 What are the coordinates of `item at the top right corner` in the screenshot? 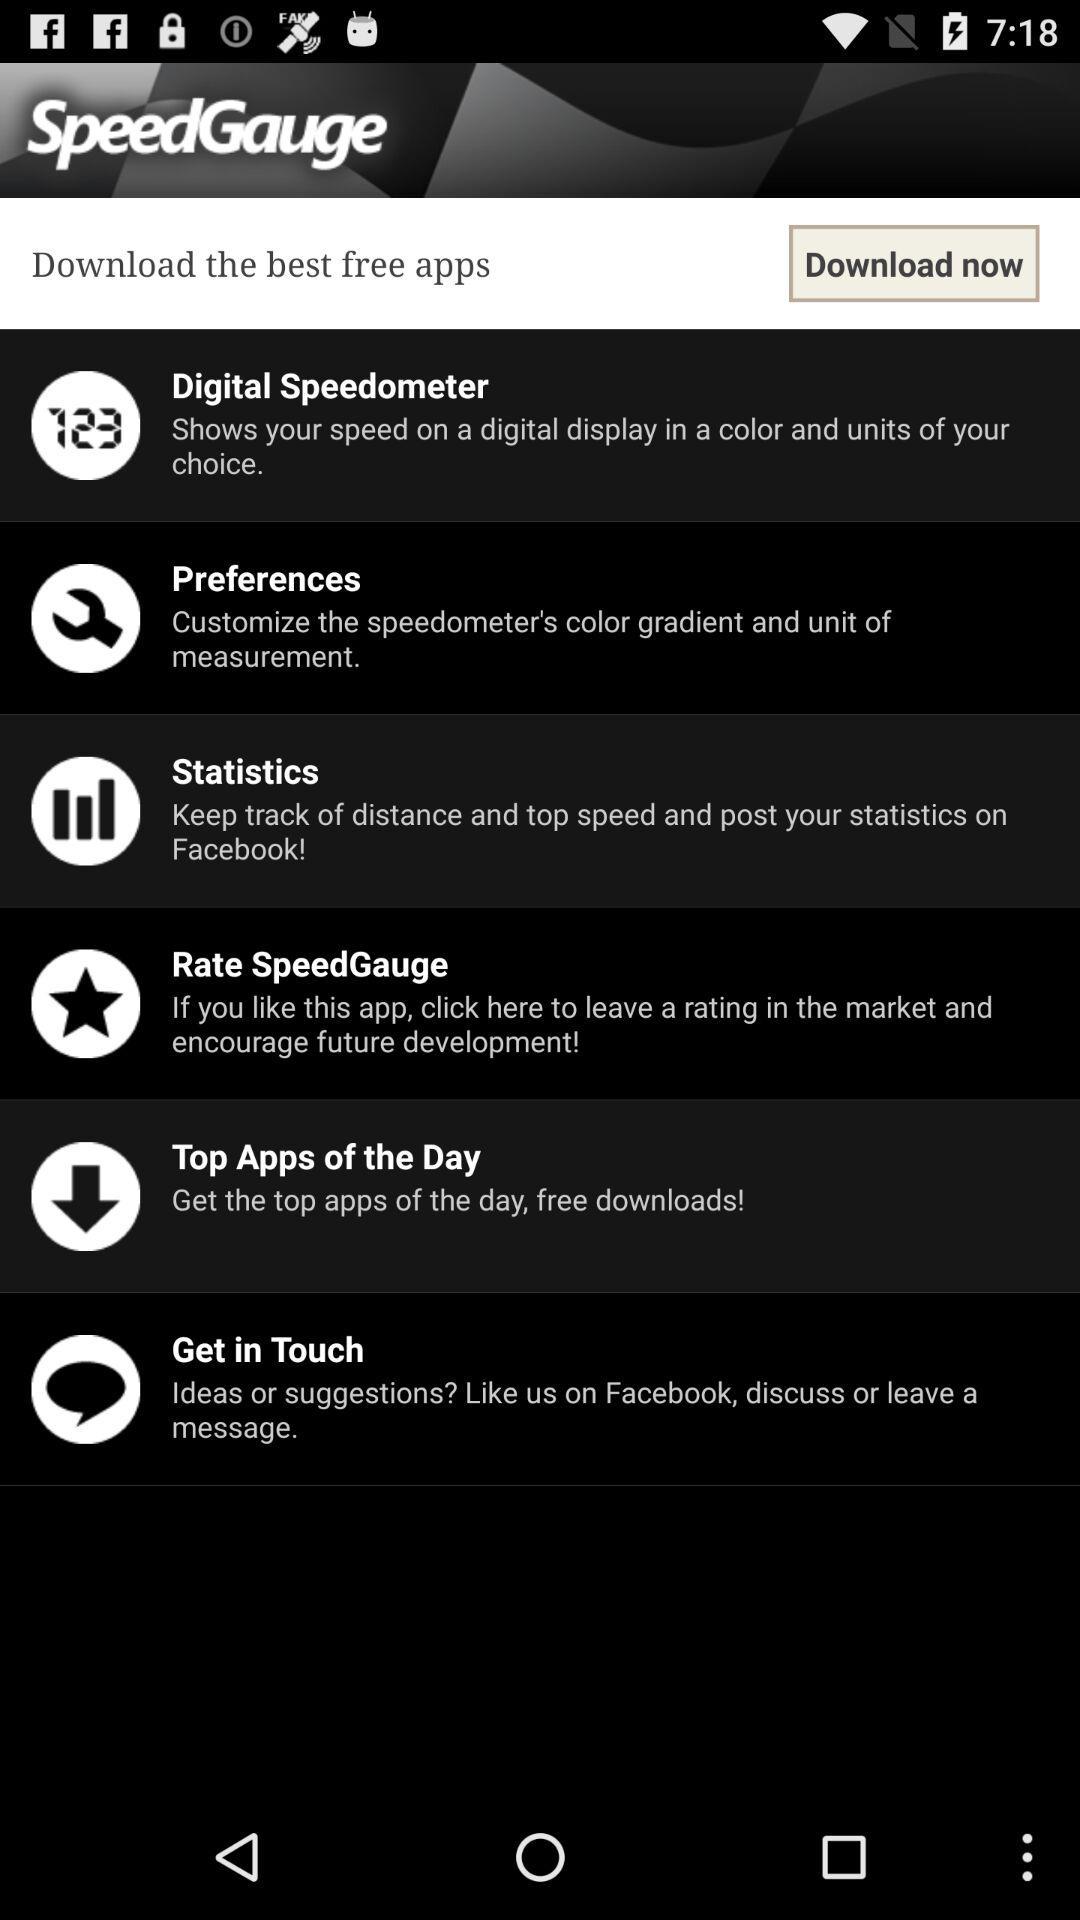 It's located at (914, 262).